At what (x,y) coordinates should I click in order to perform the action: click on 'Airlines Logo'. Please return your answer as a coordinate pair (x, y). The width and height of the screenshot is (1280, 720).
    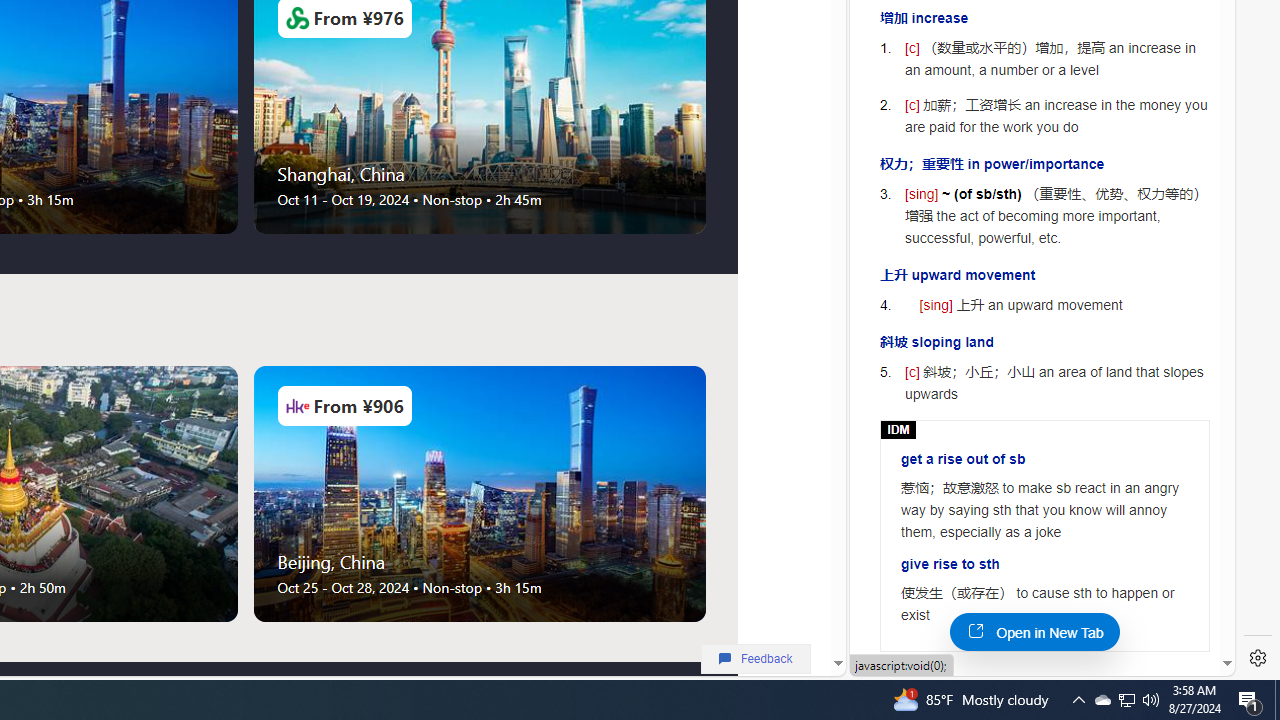
    Looking at the image, I should click on (296, 405).